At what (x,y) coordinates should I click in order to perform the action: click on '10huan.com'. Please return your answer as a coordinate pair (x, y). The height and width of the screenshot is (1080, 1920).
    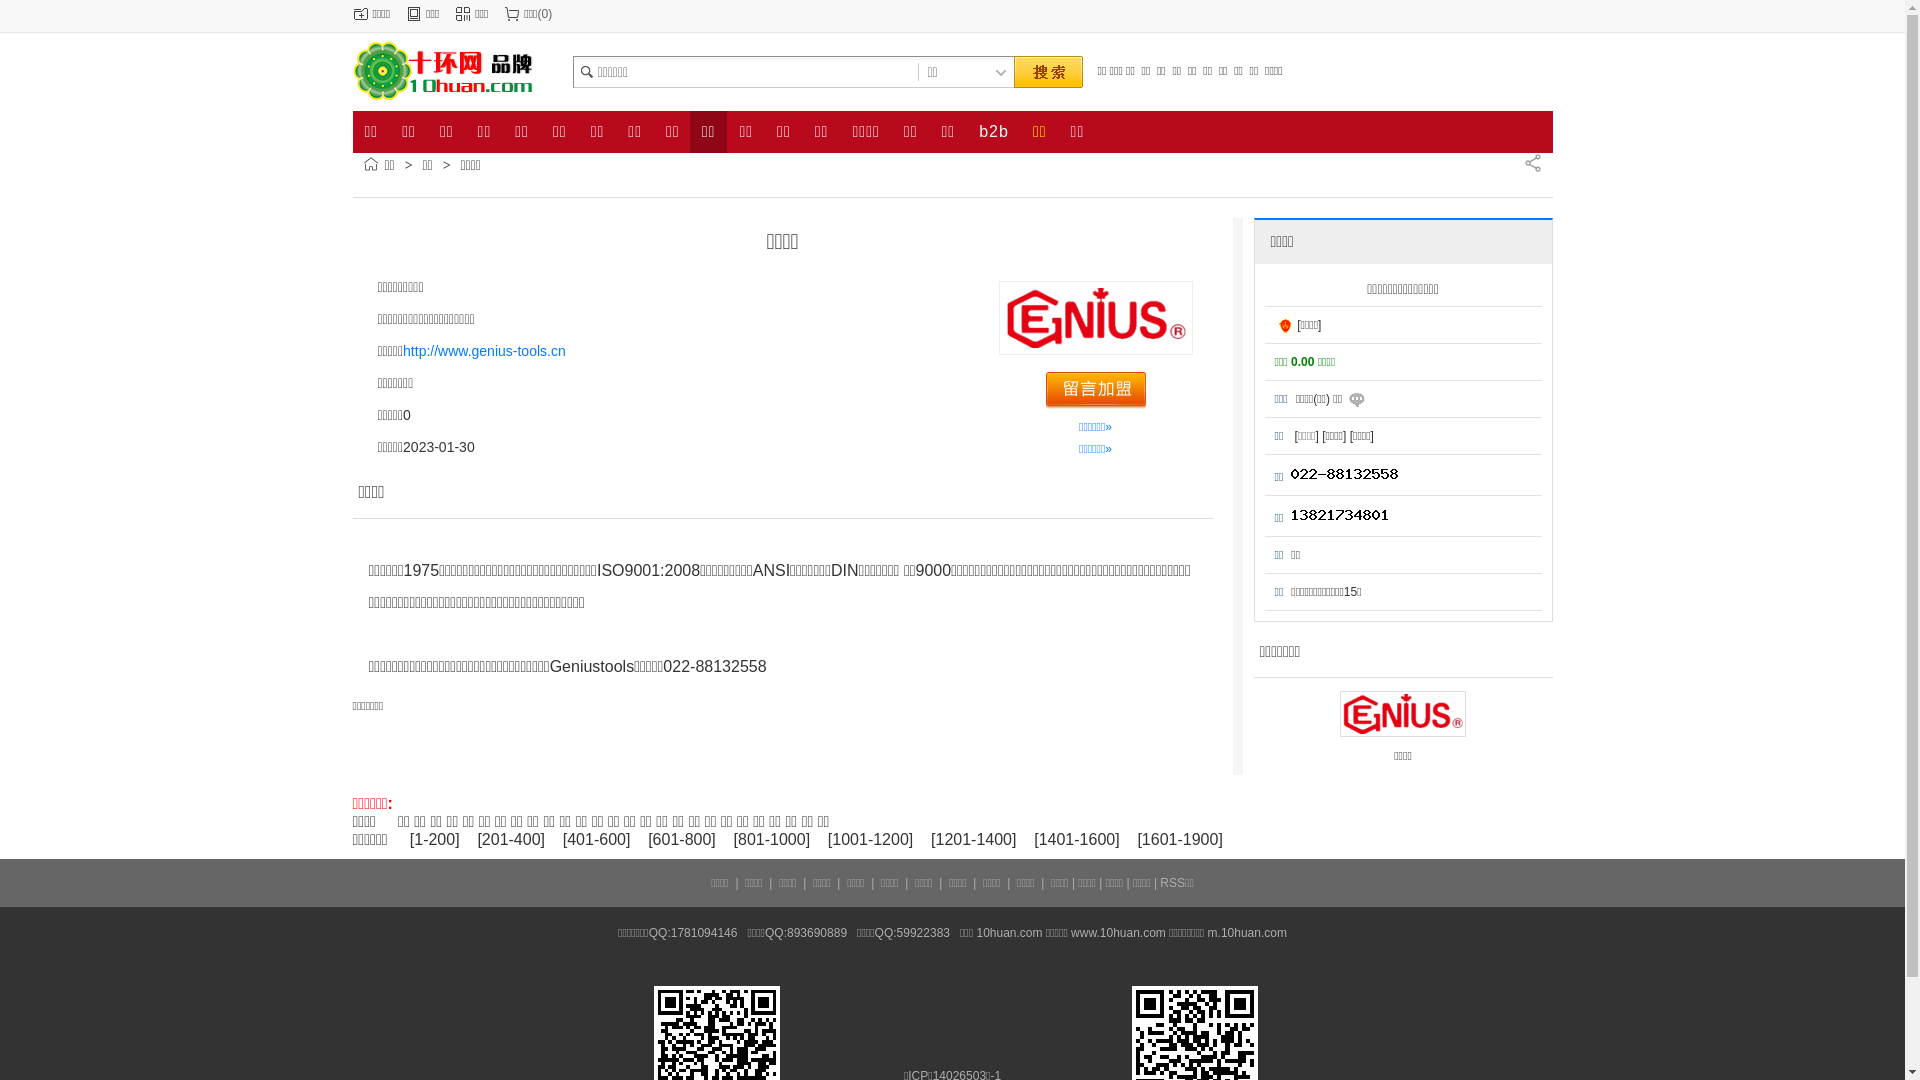
    Looking at the image, I should click on (1008, 933).